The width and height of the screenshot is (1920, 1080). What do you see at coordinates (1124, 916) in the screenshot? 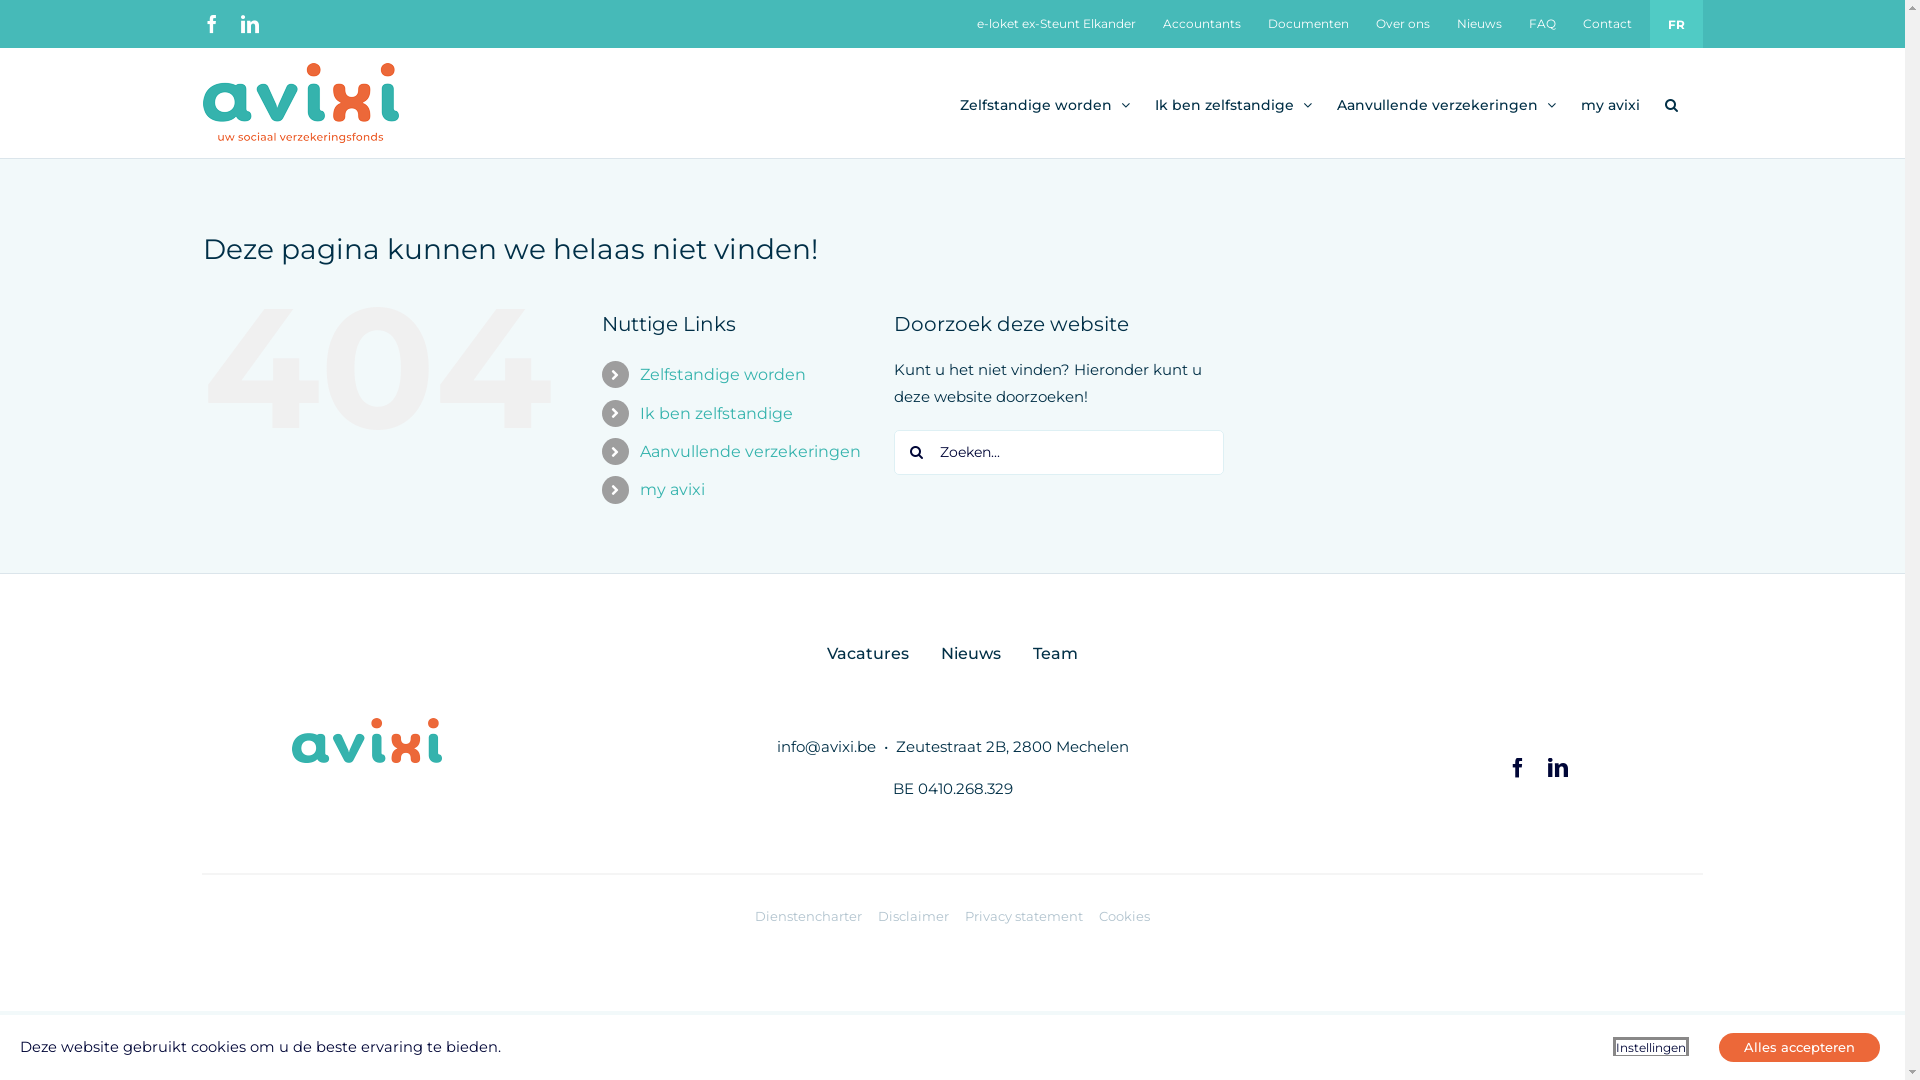
I see `'Cookies'` at bounding box center [1124, 916].